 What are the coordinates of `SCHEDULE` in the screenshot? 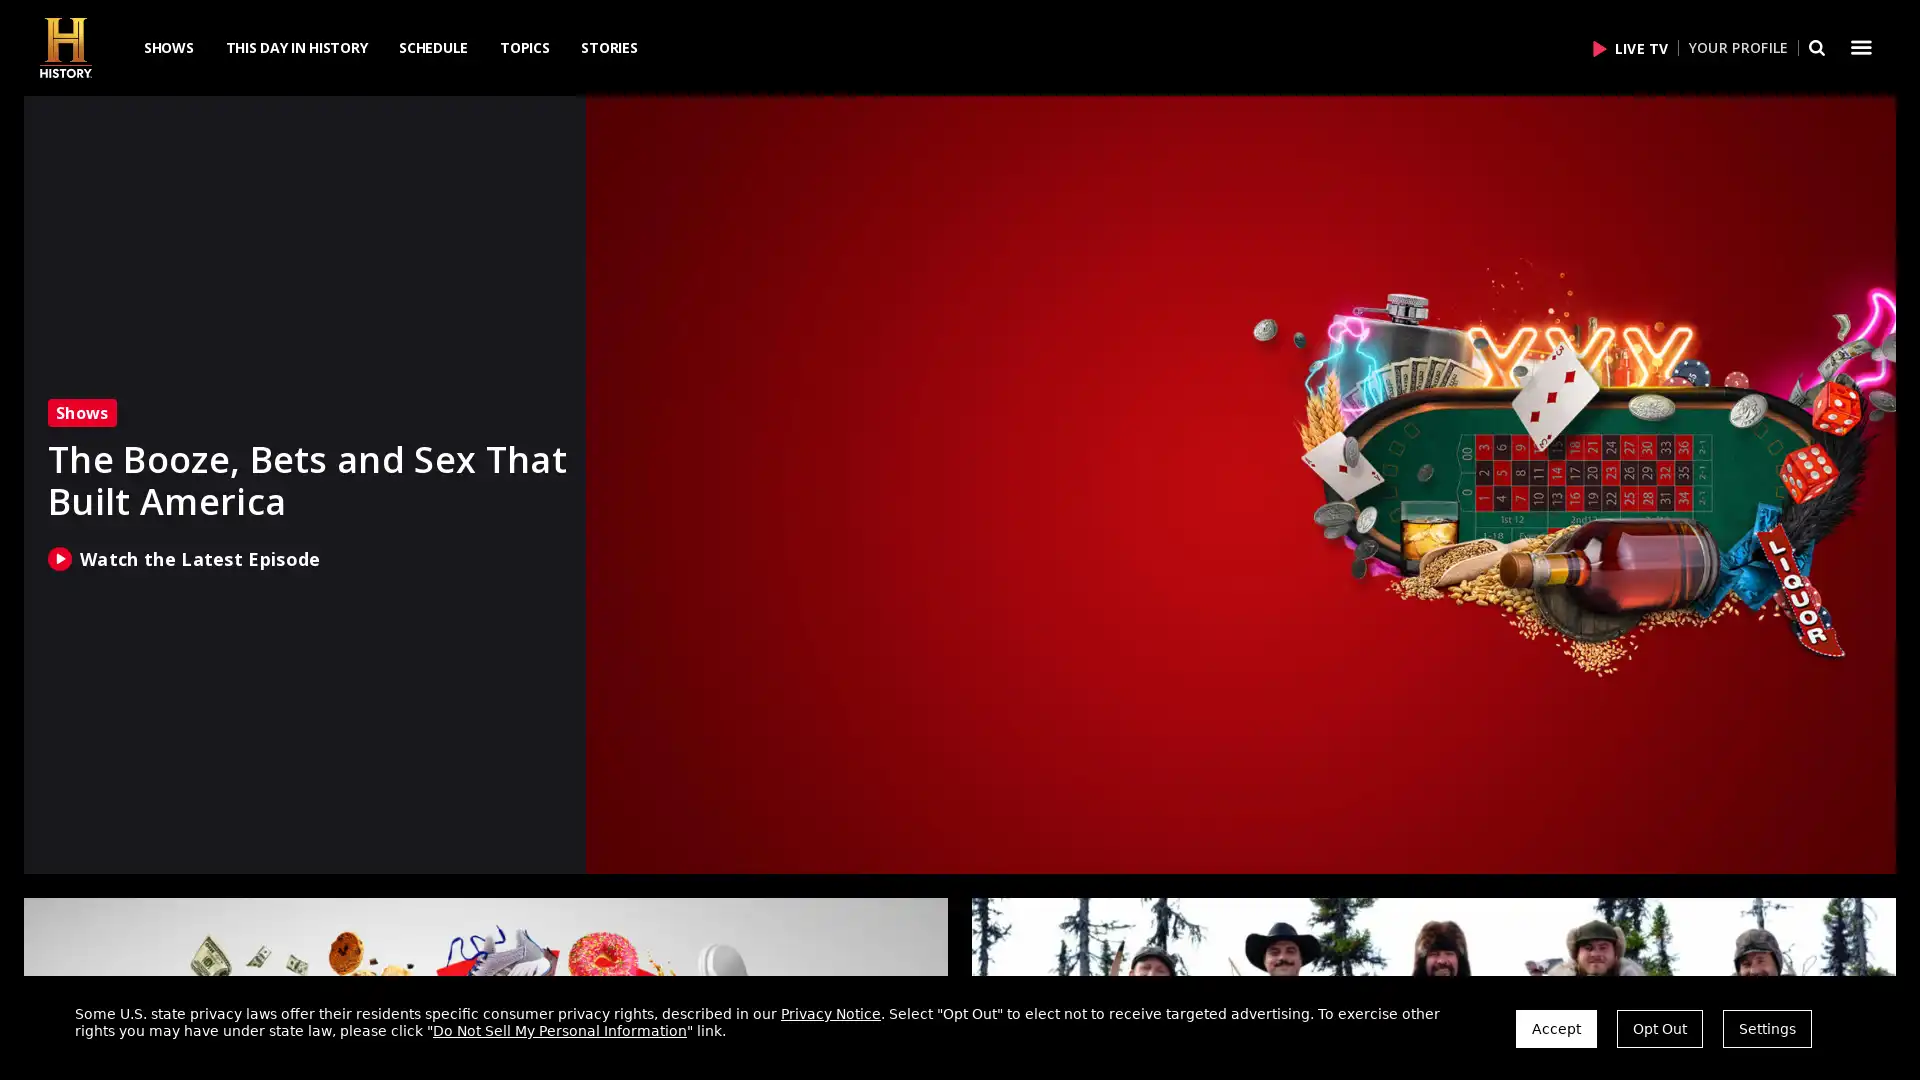 It's located at (432, 46).